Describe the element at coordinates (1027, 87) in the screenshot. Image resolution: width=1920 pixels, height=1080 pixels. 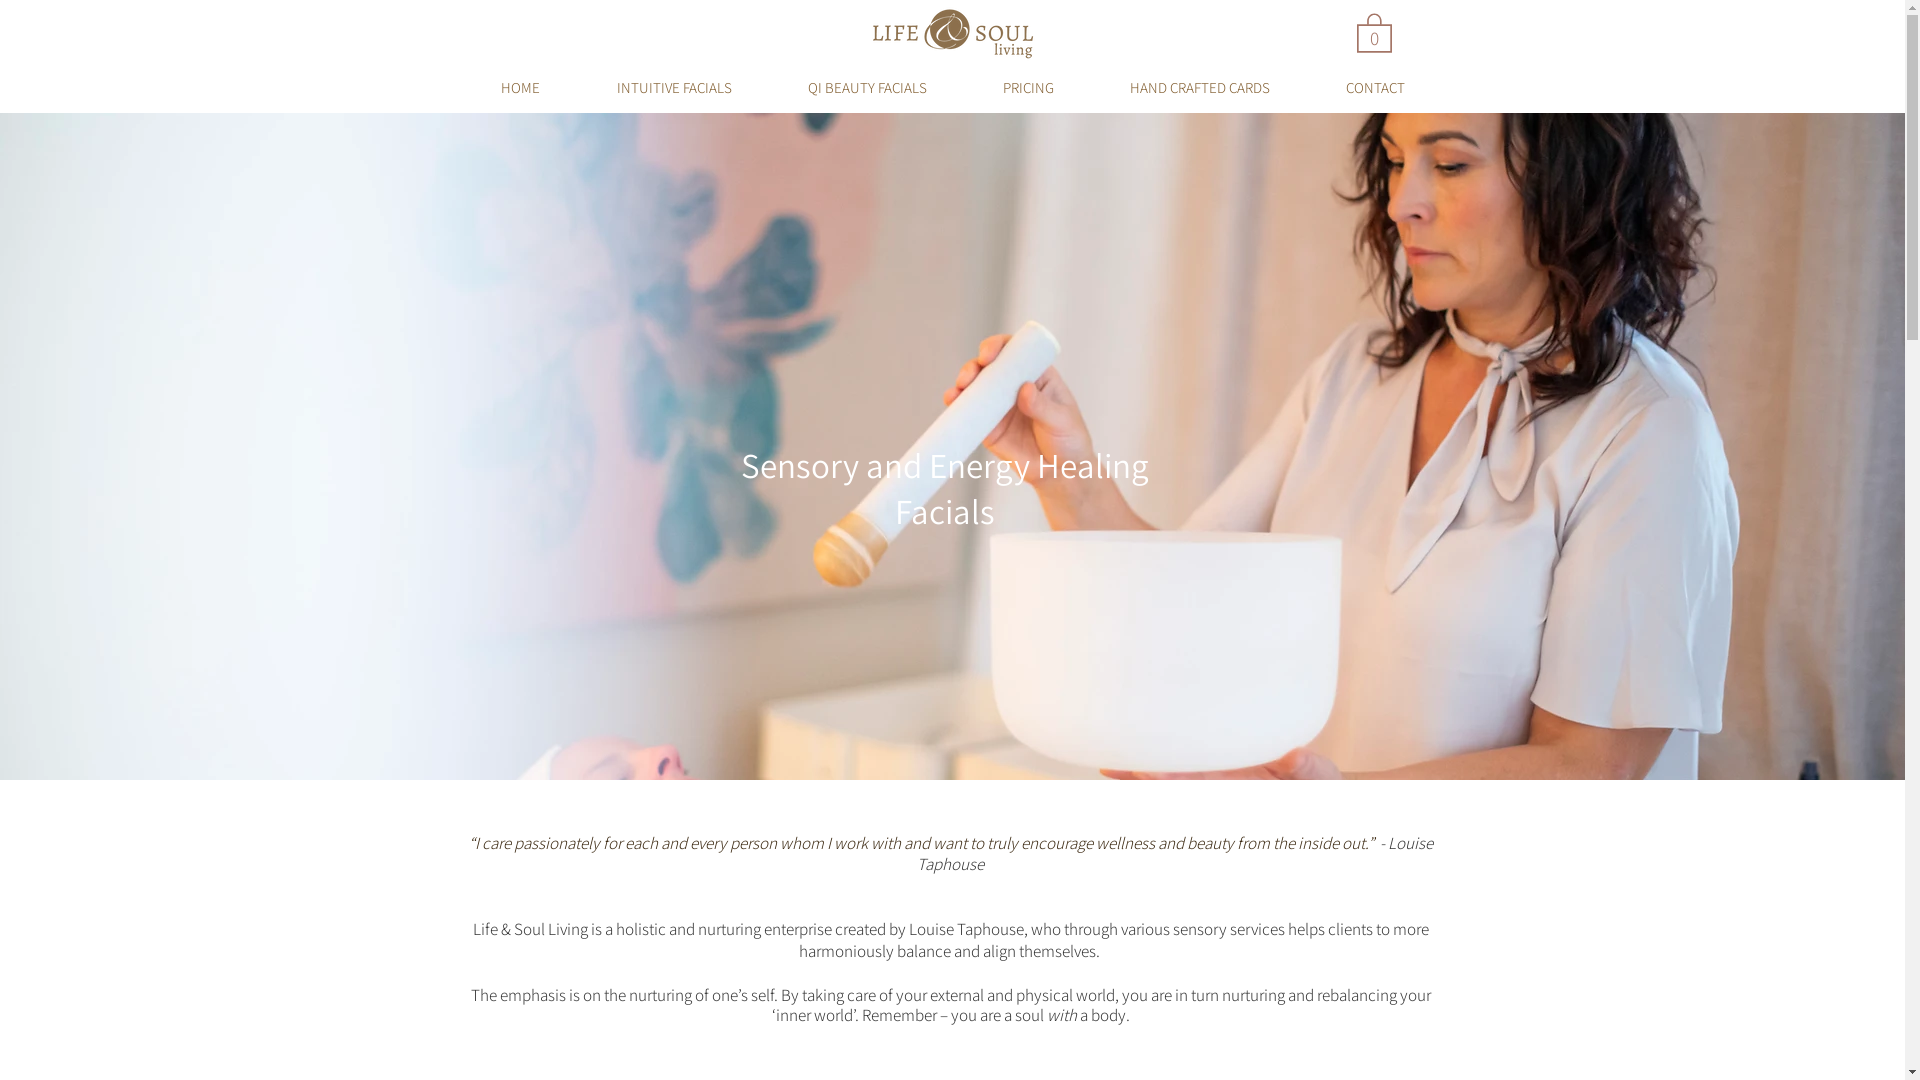
I see `'PRICING'` at that location.